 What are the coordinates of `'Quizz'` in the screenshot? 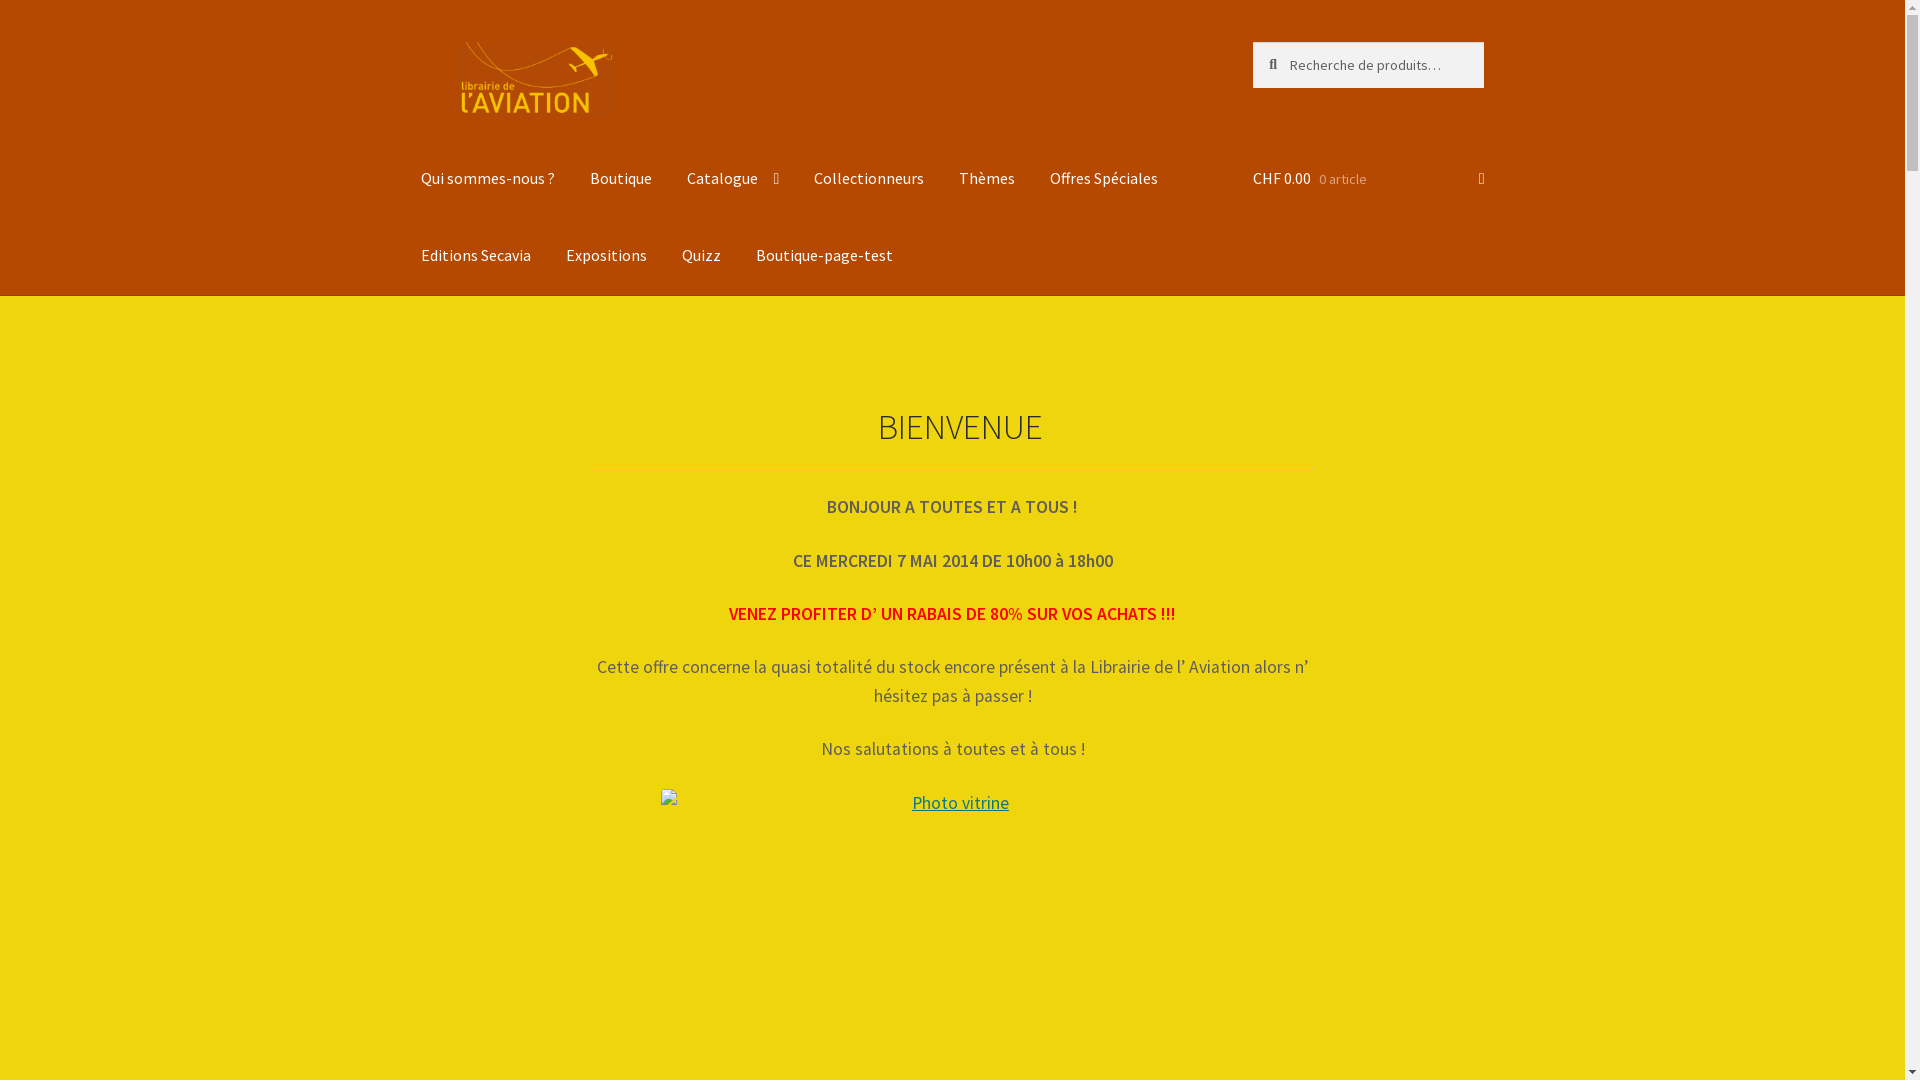 It's located at (701, 254).